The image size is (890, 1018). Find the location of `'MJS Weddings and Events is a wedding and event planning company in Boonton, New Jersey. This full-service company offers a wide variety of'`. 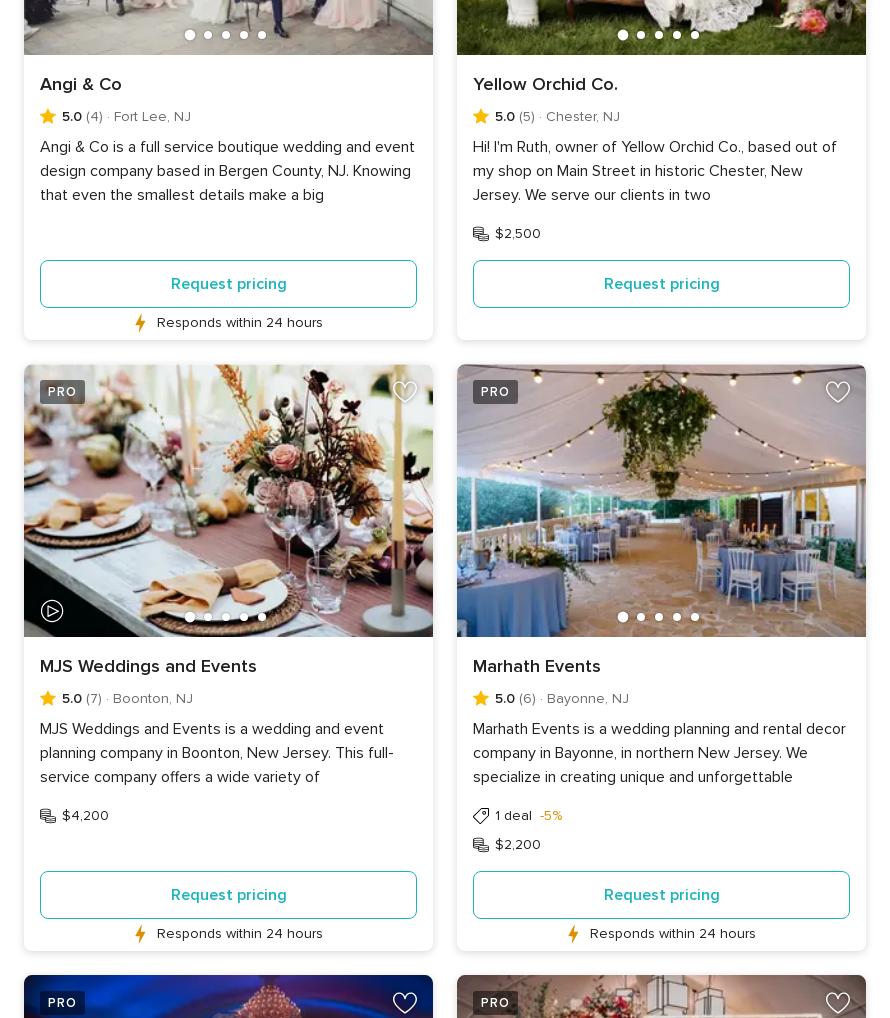

'MJS Weddings and Events is a wedding and event planning company in Boonton, New Jersey. This full-service company offers a wide variety of' is located at coordinates (39, 752).